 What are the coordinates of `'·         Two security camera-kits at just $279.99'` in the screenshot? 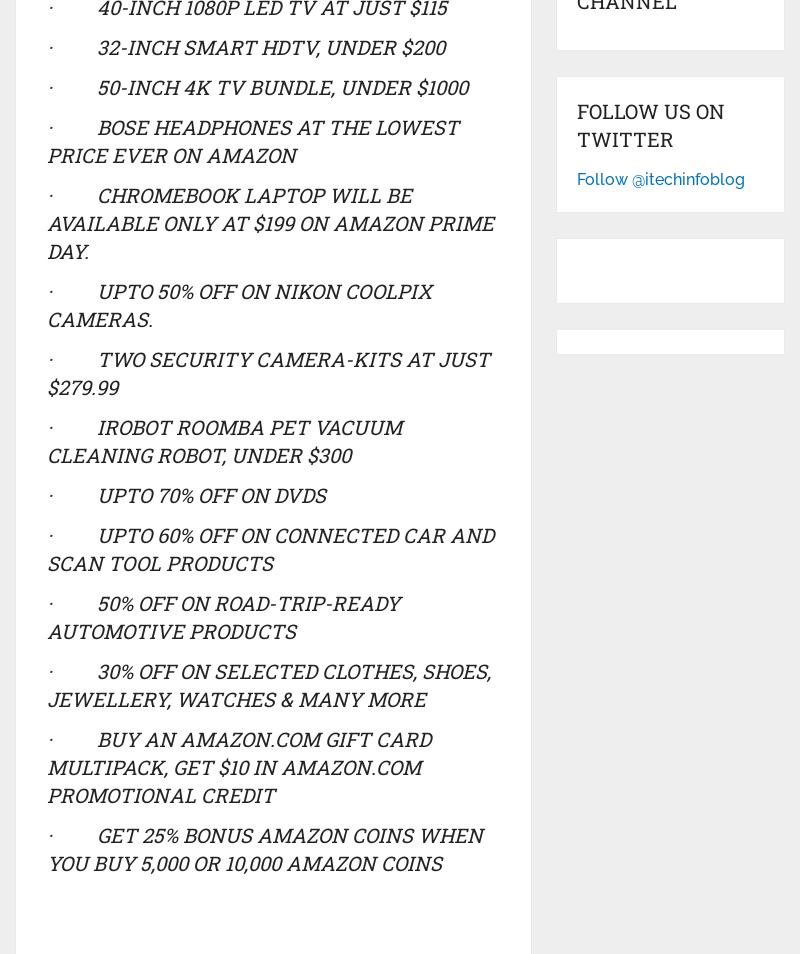 It's located at (267, 371).